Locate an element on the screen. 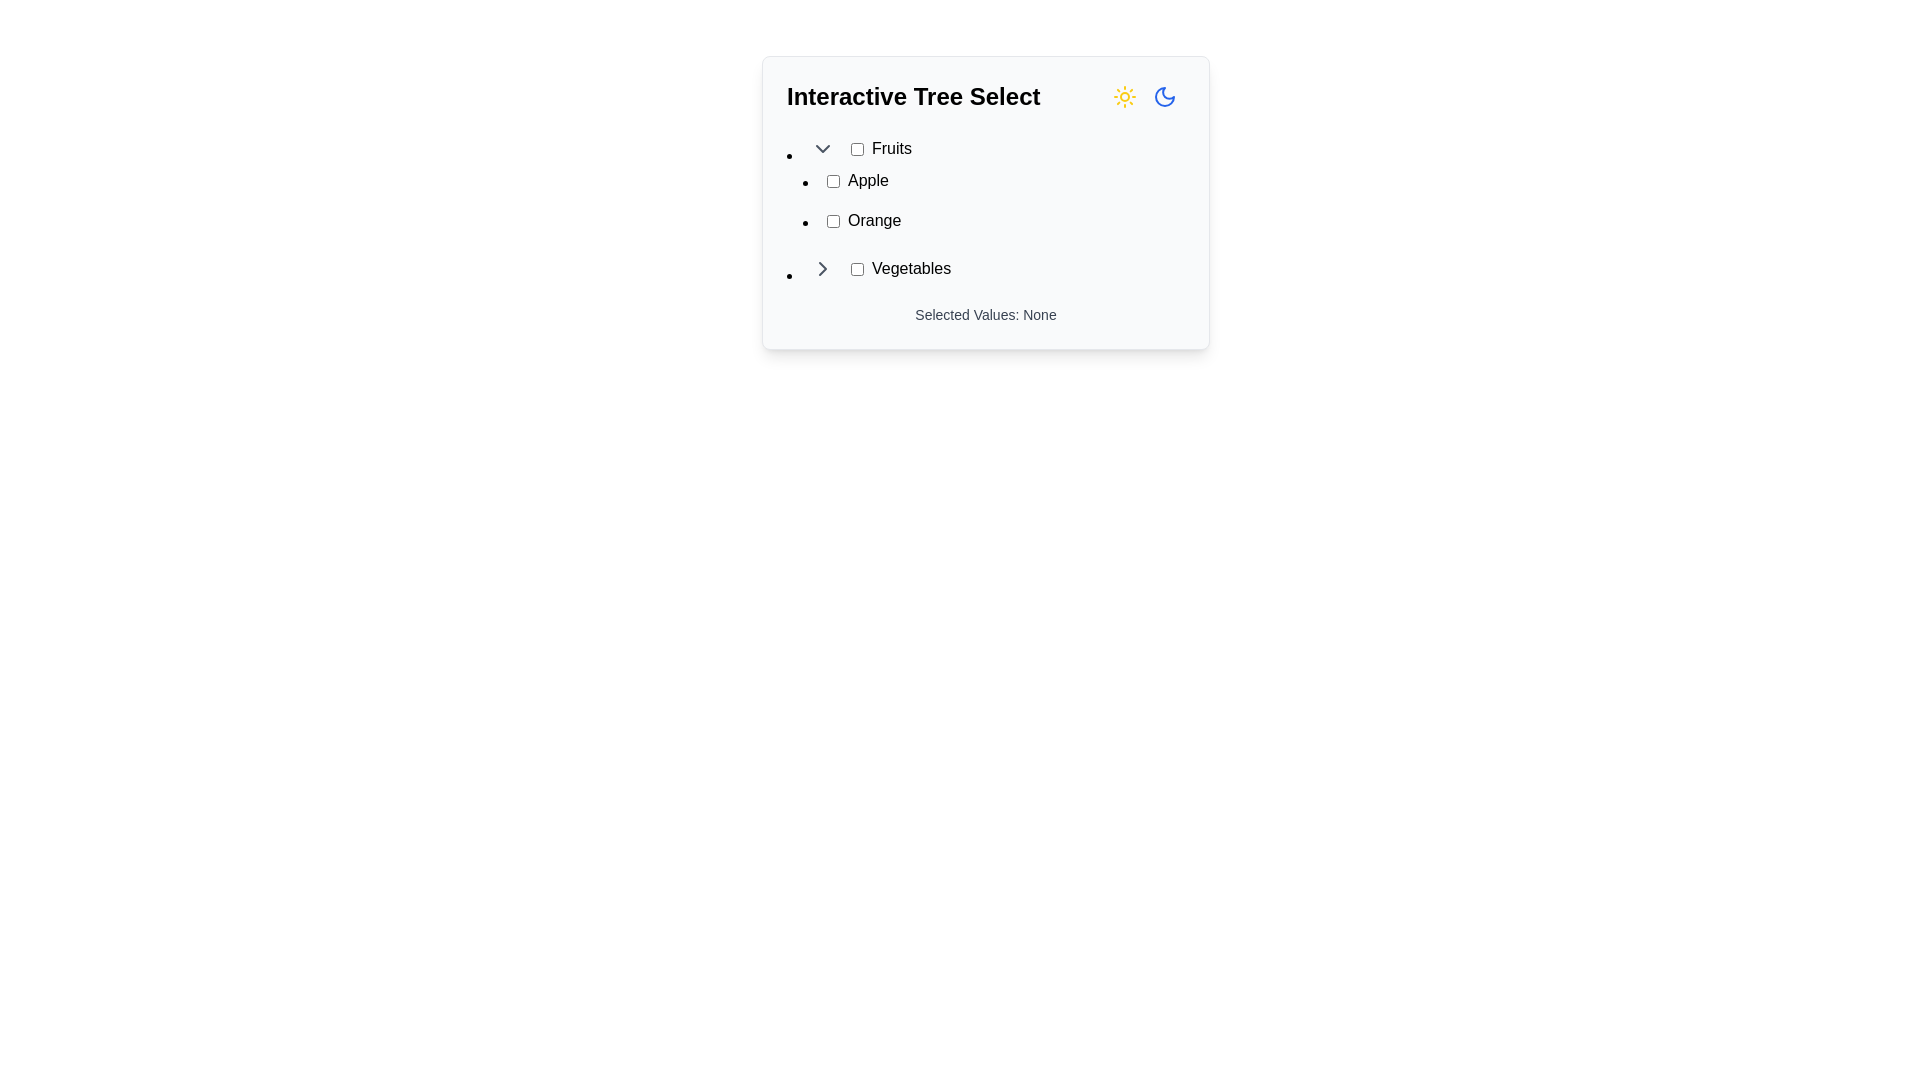 Image resolution: width=1920 pixels, height=1080 pixels. the empty checkbox located is located at coordinates (833, 220).